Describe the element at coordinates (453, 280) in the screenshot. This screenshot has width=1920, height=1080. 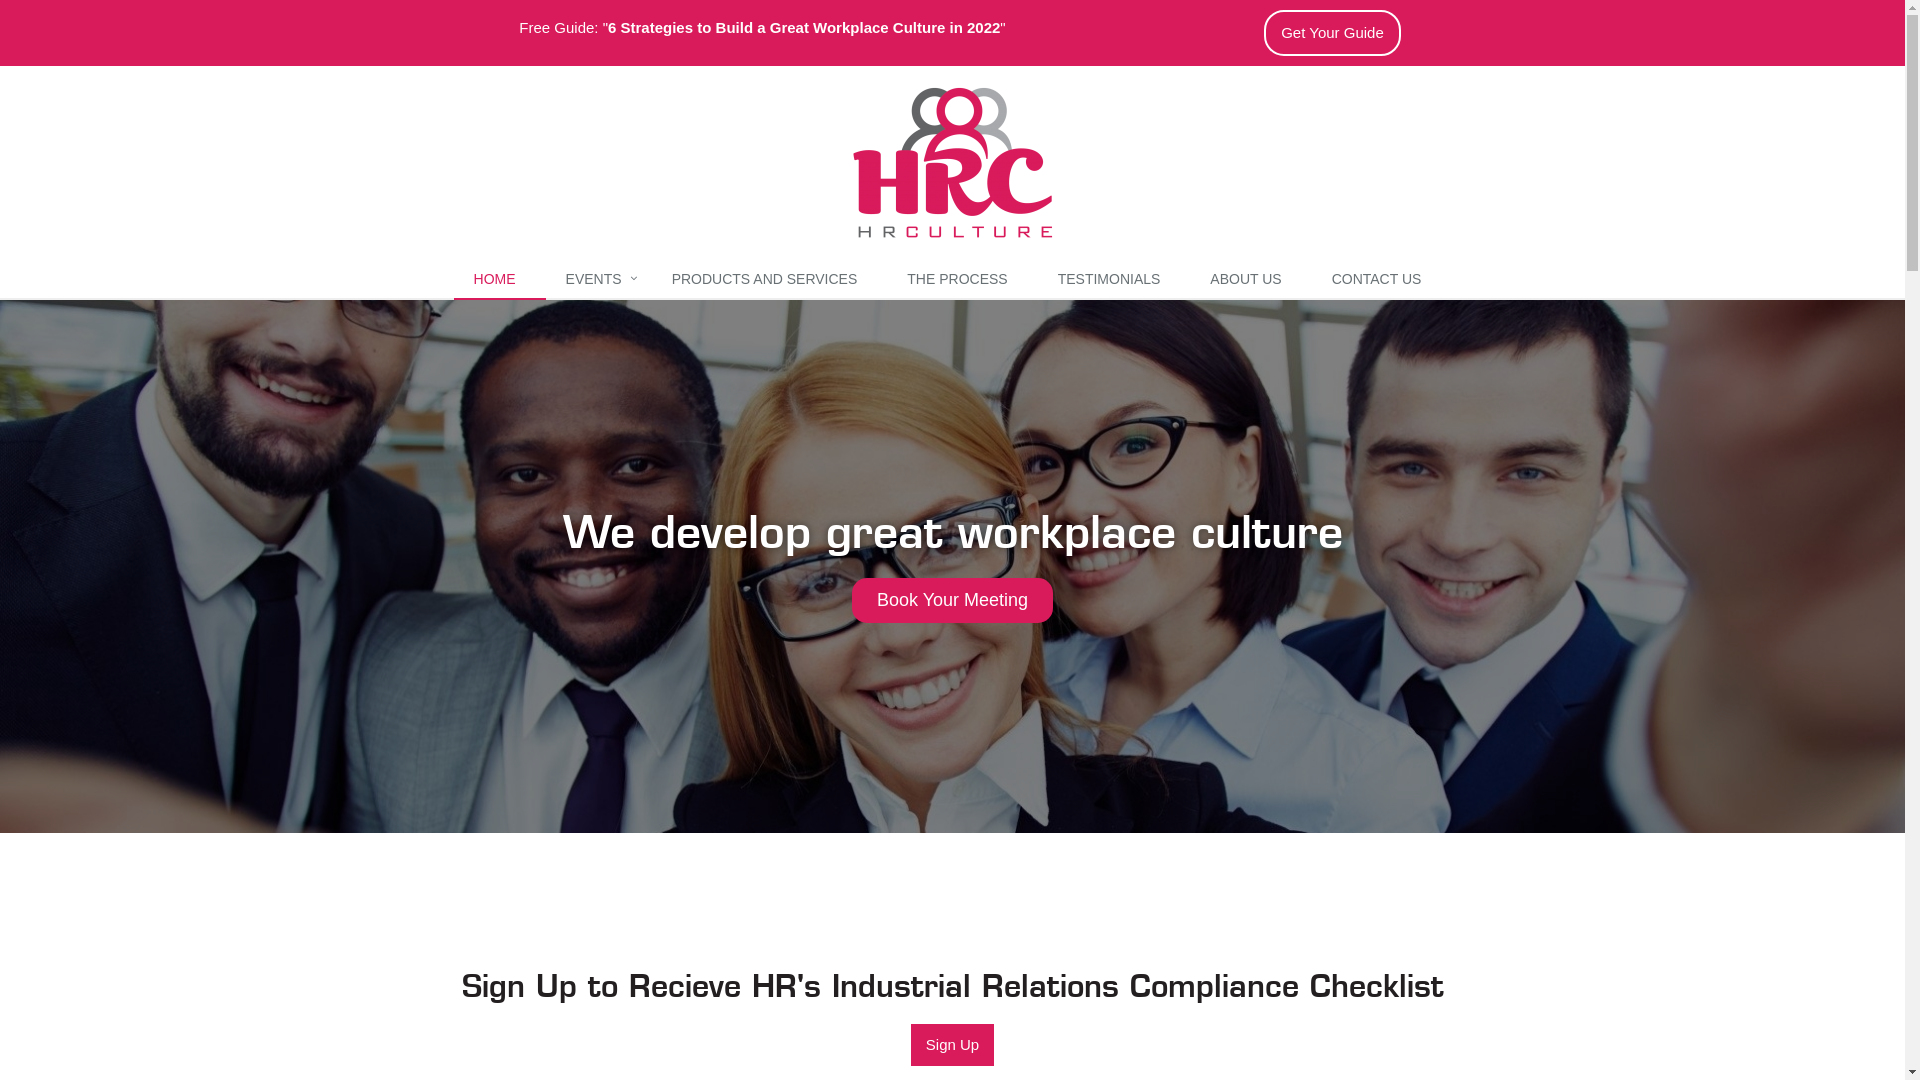
I see `'HOME'` at that location.